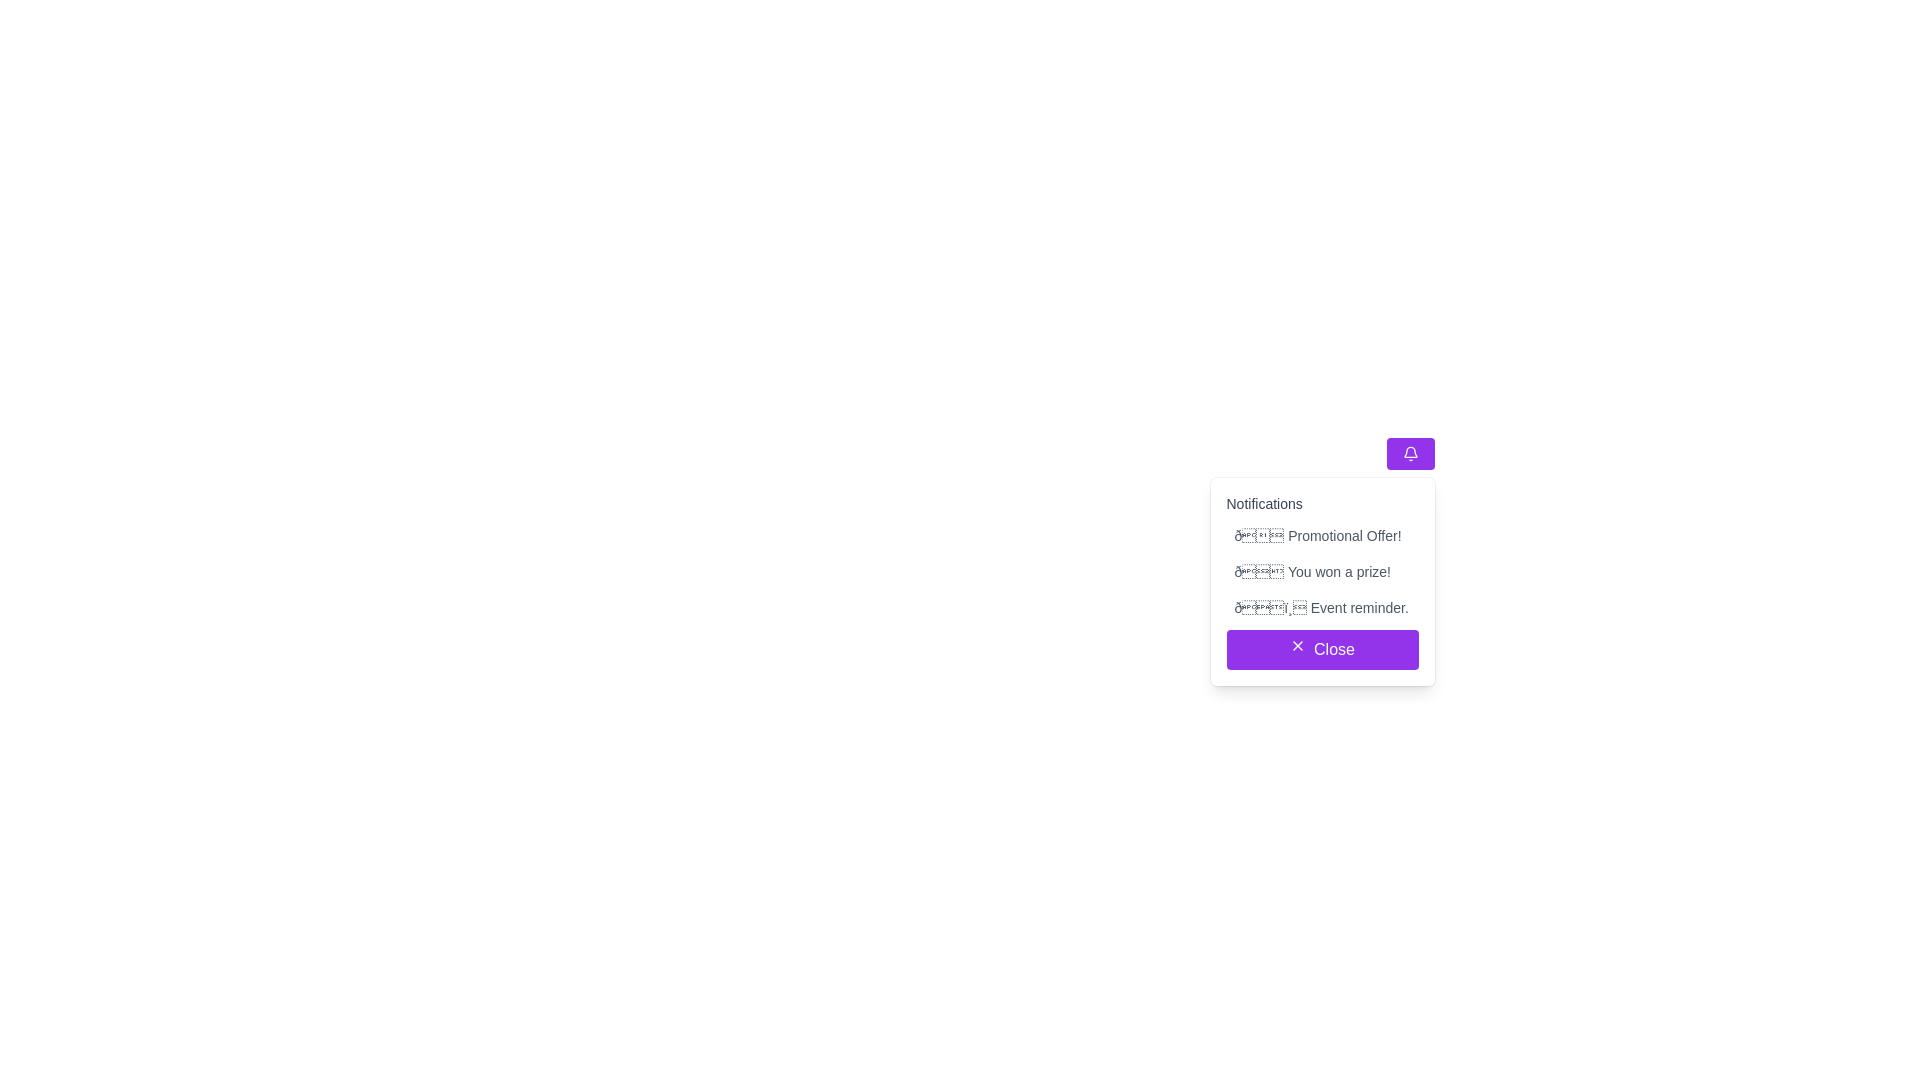 This screenshot has height=1080, width=1920. What do you see at coordinates (1409, 640) in the screenshot?
I see `the 'Close' button with a purple background and white text, located at the bottom of the notification modal` at bounding box center [1409, 640].